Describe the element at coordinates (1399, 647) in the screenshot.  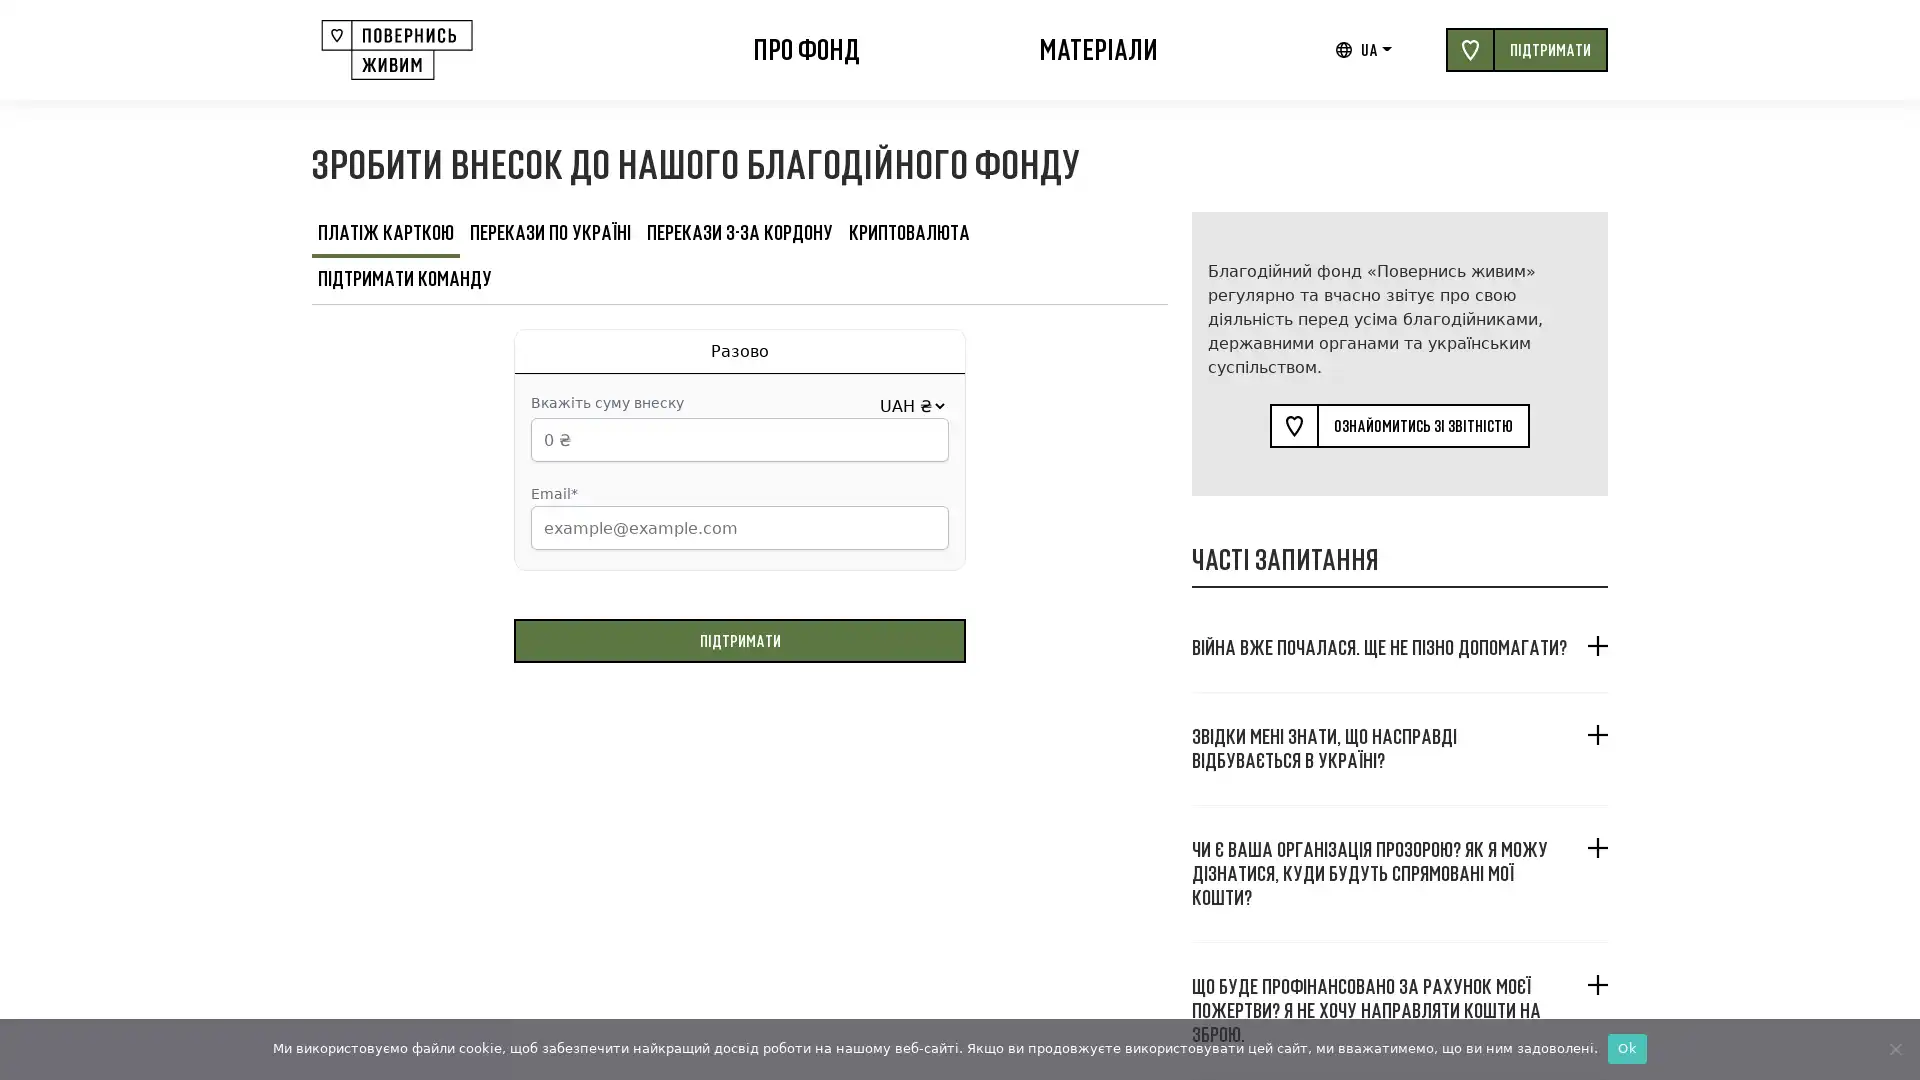
I see `.    ?` at that location.